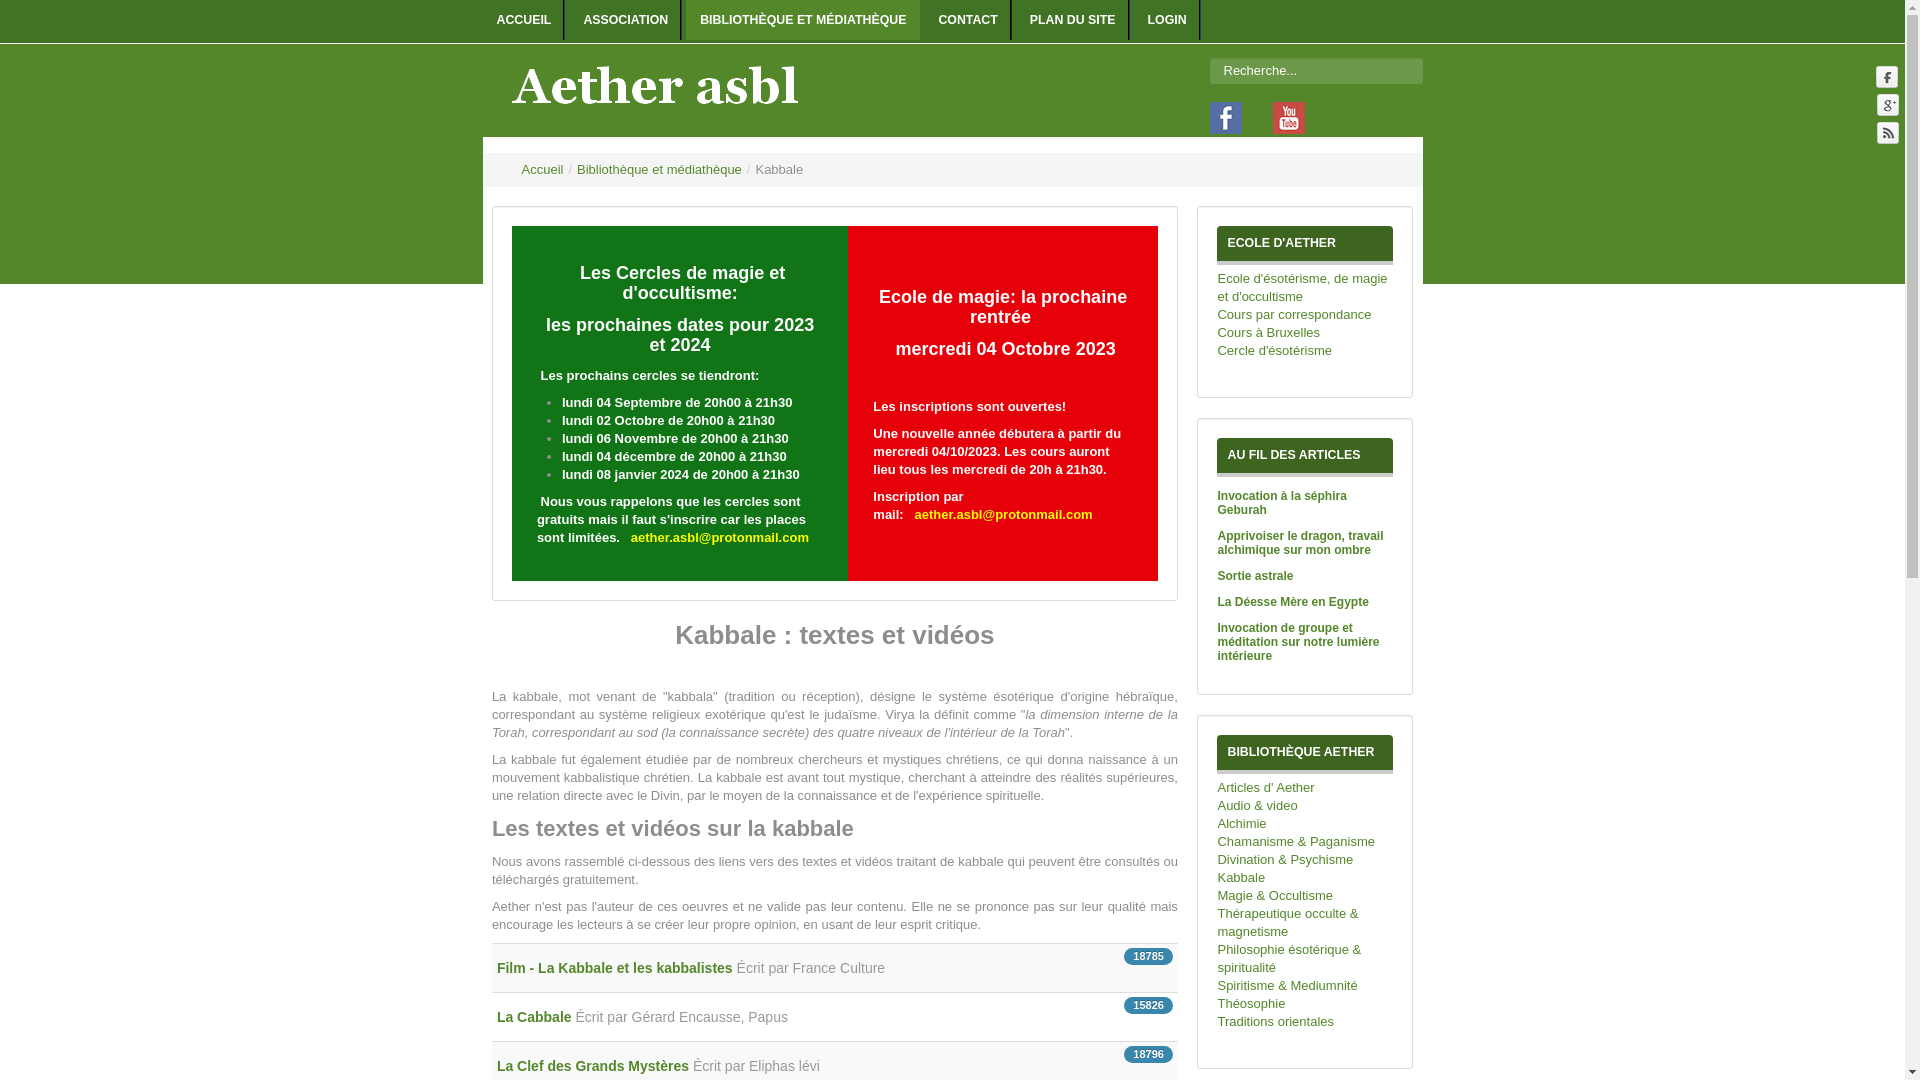 This screenshot has width=1920, height=1080. I want to click on 'ASSOCIATION', so click(568, 19).